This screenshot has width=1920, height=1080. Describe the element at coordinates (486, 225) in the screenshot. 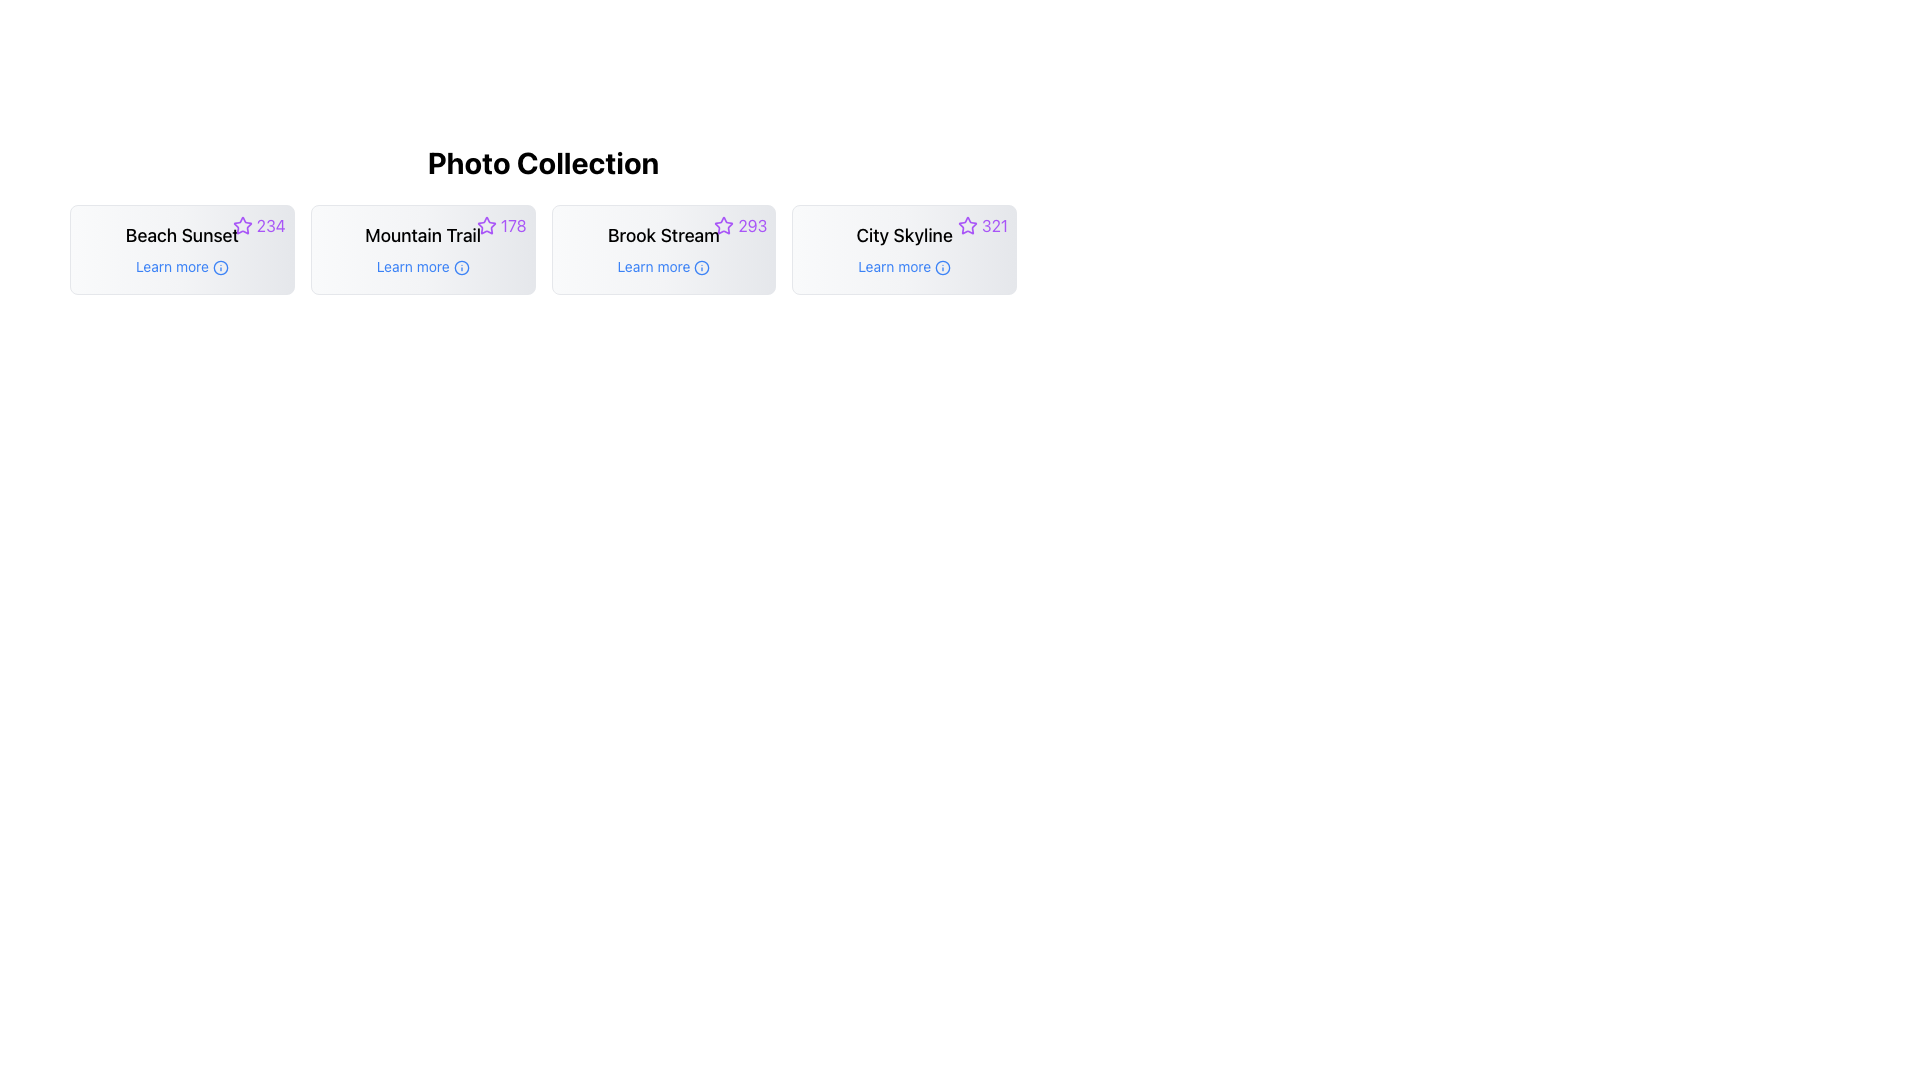

I see `the star icon representing ratings or favorites for the 'Mountain Trail' card, located at the top-right corner beside the title text` at that location.